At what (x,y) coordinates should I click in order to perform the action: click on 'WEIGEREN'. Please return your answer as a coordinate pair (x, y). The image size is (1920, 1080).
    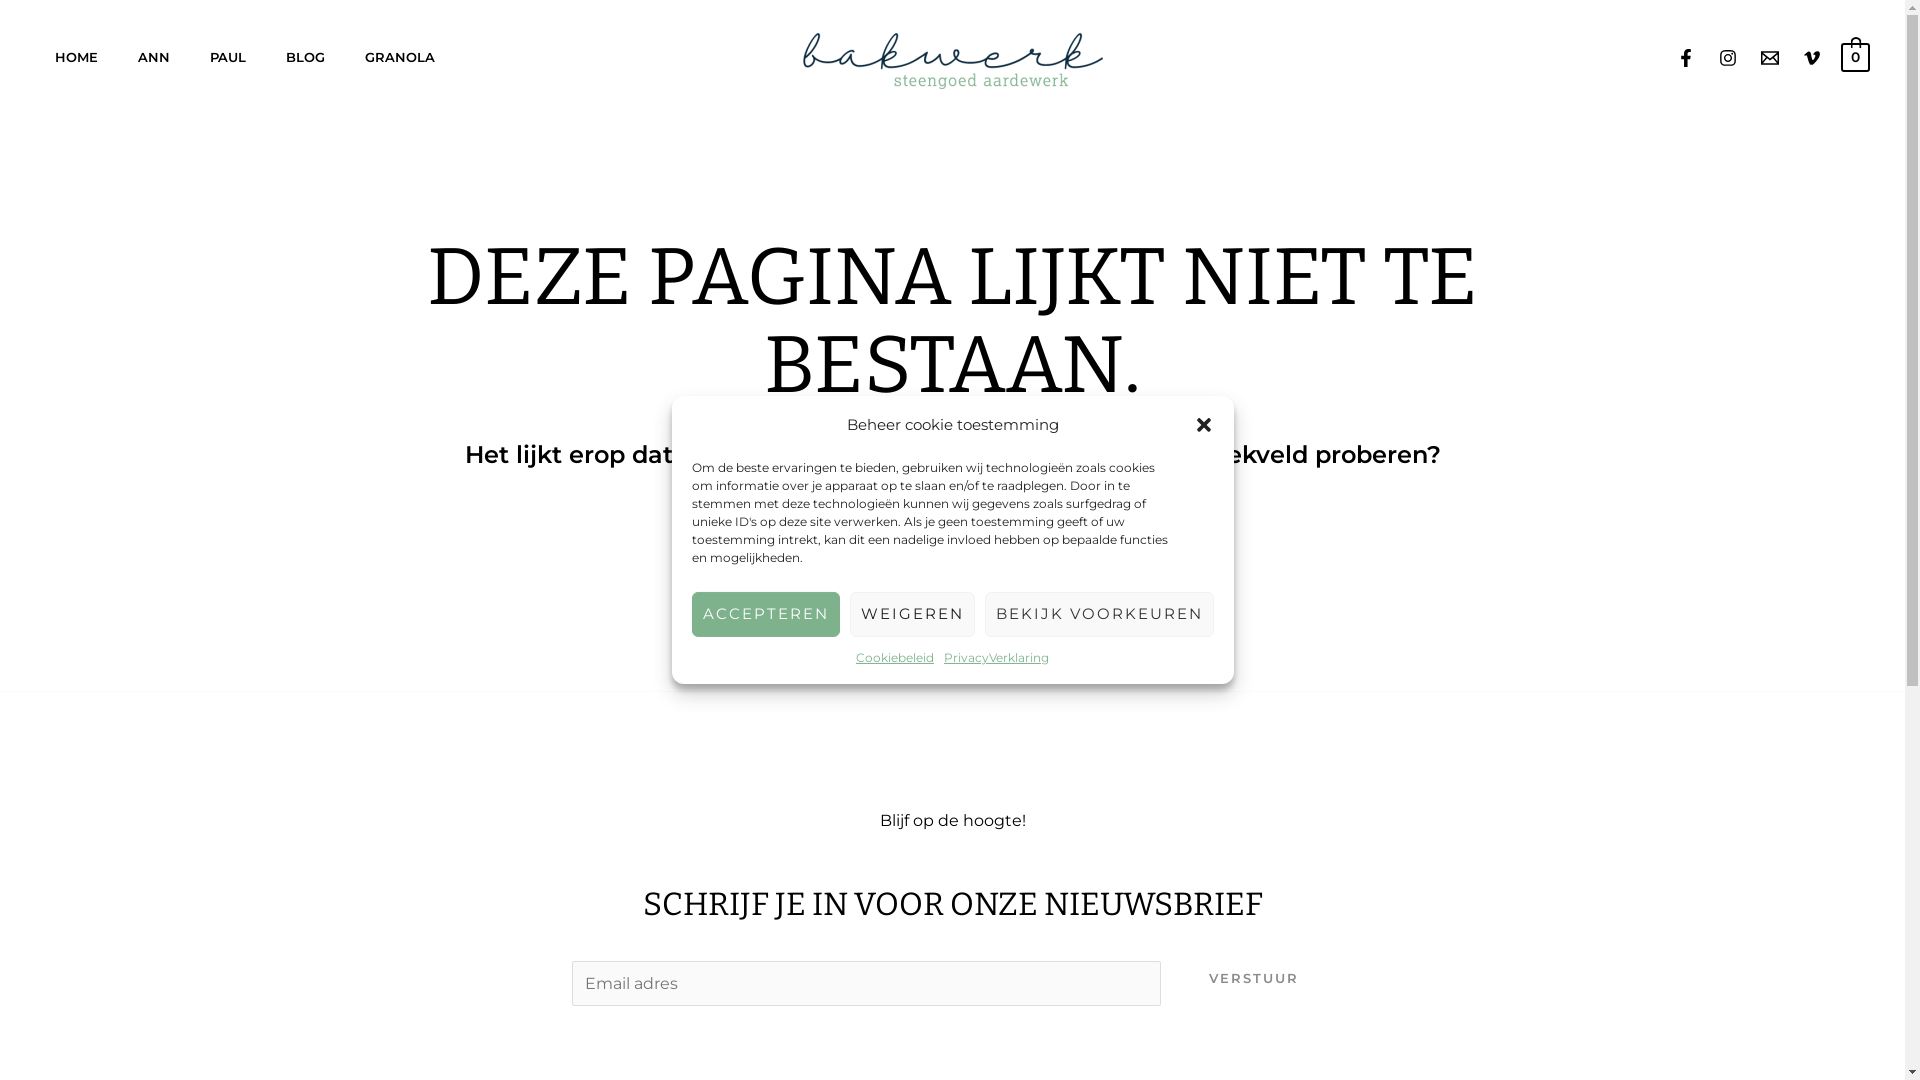
    Looking at the image, I should click on (911, 613).